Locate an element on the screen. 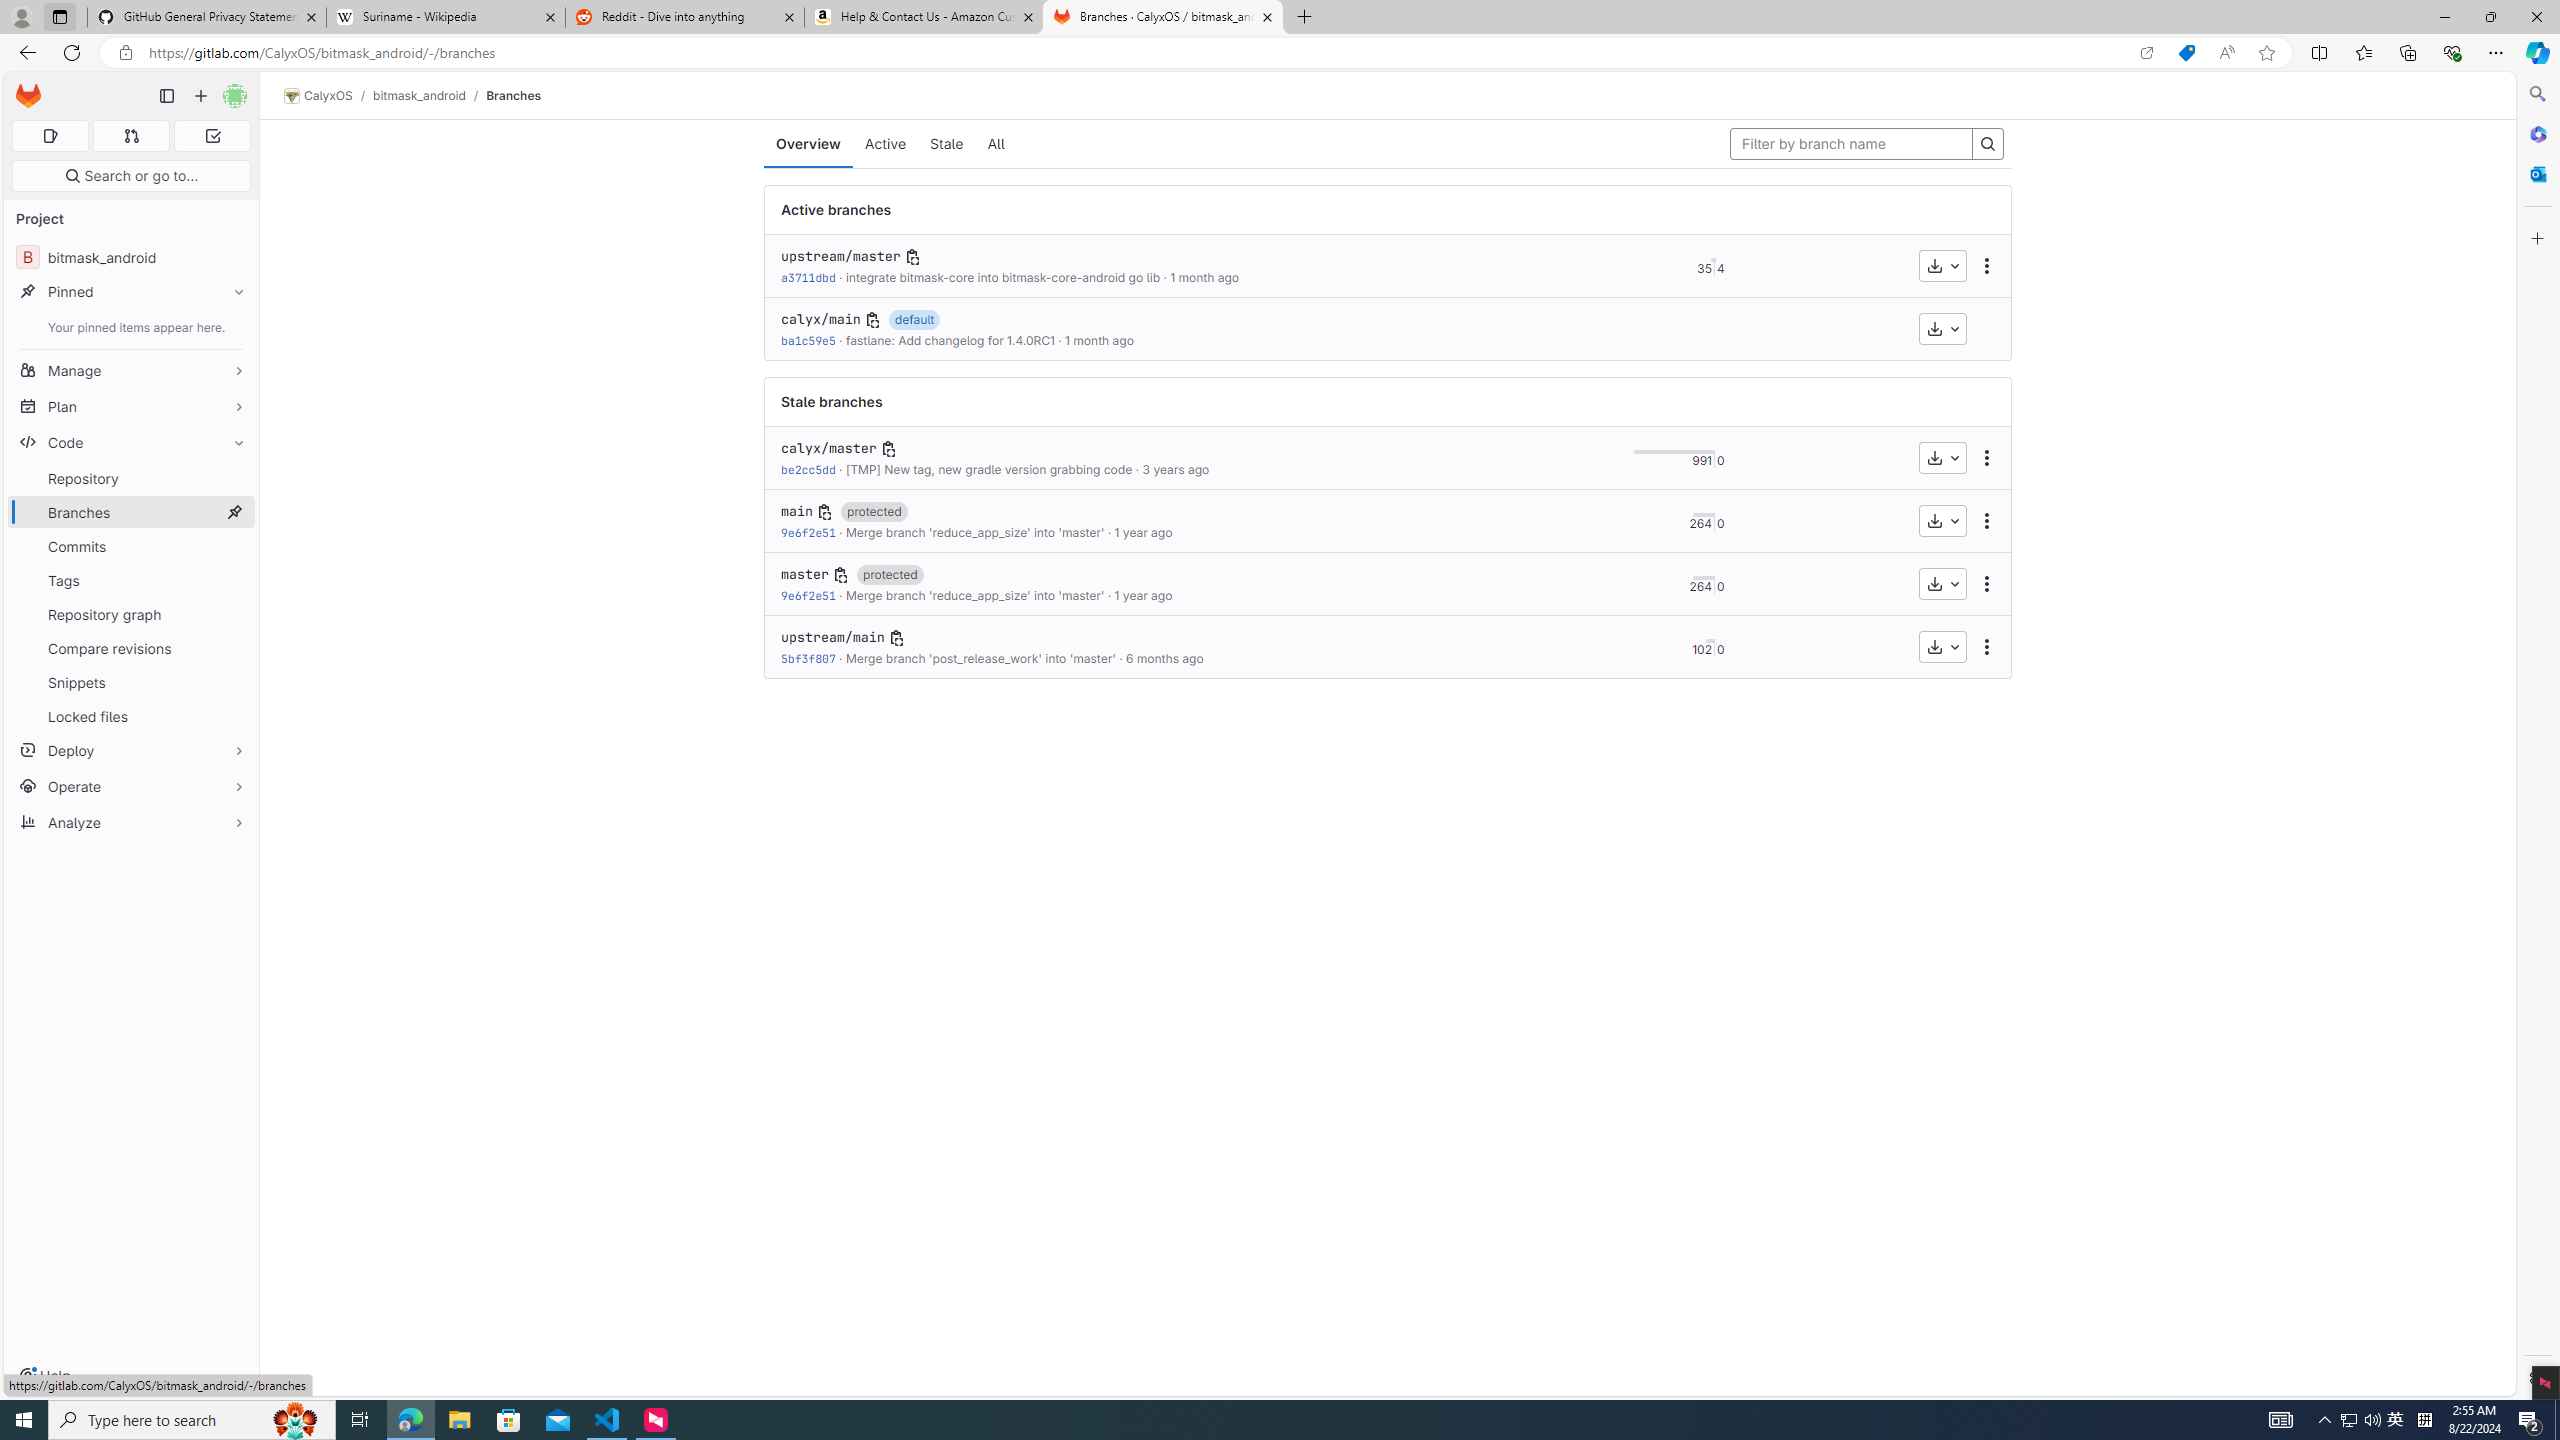  'fastlane: Add changelog for 1.4.0RC1' is located at coordinates (949, 340).